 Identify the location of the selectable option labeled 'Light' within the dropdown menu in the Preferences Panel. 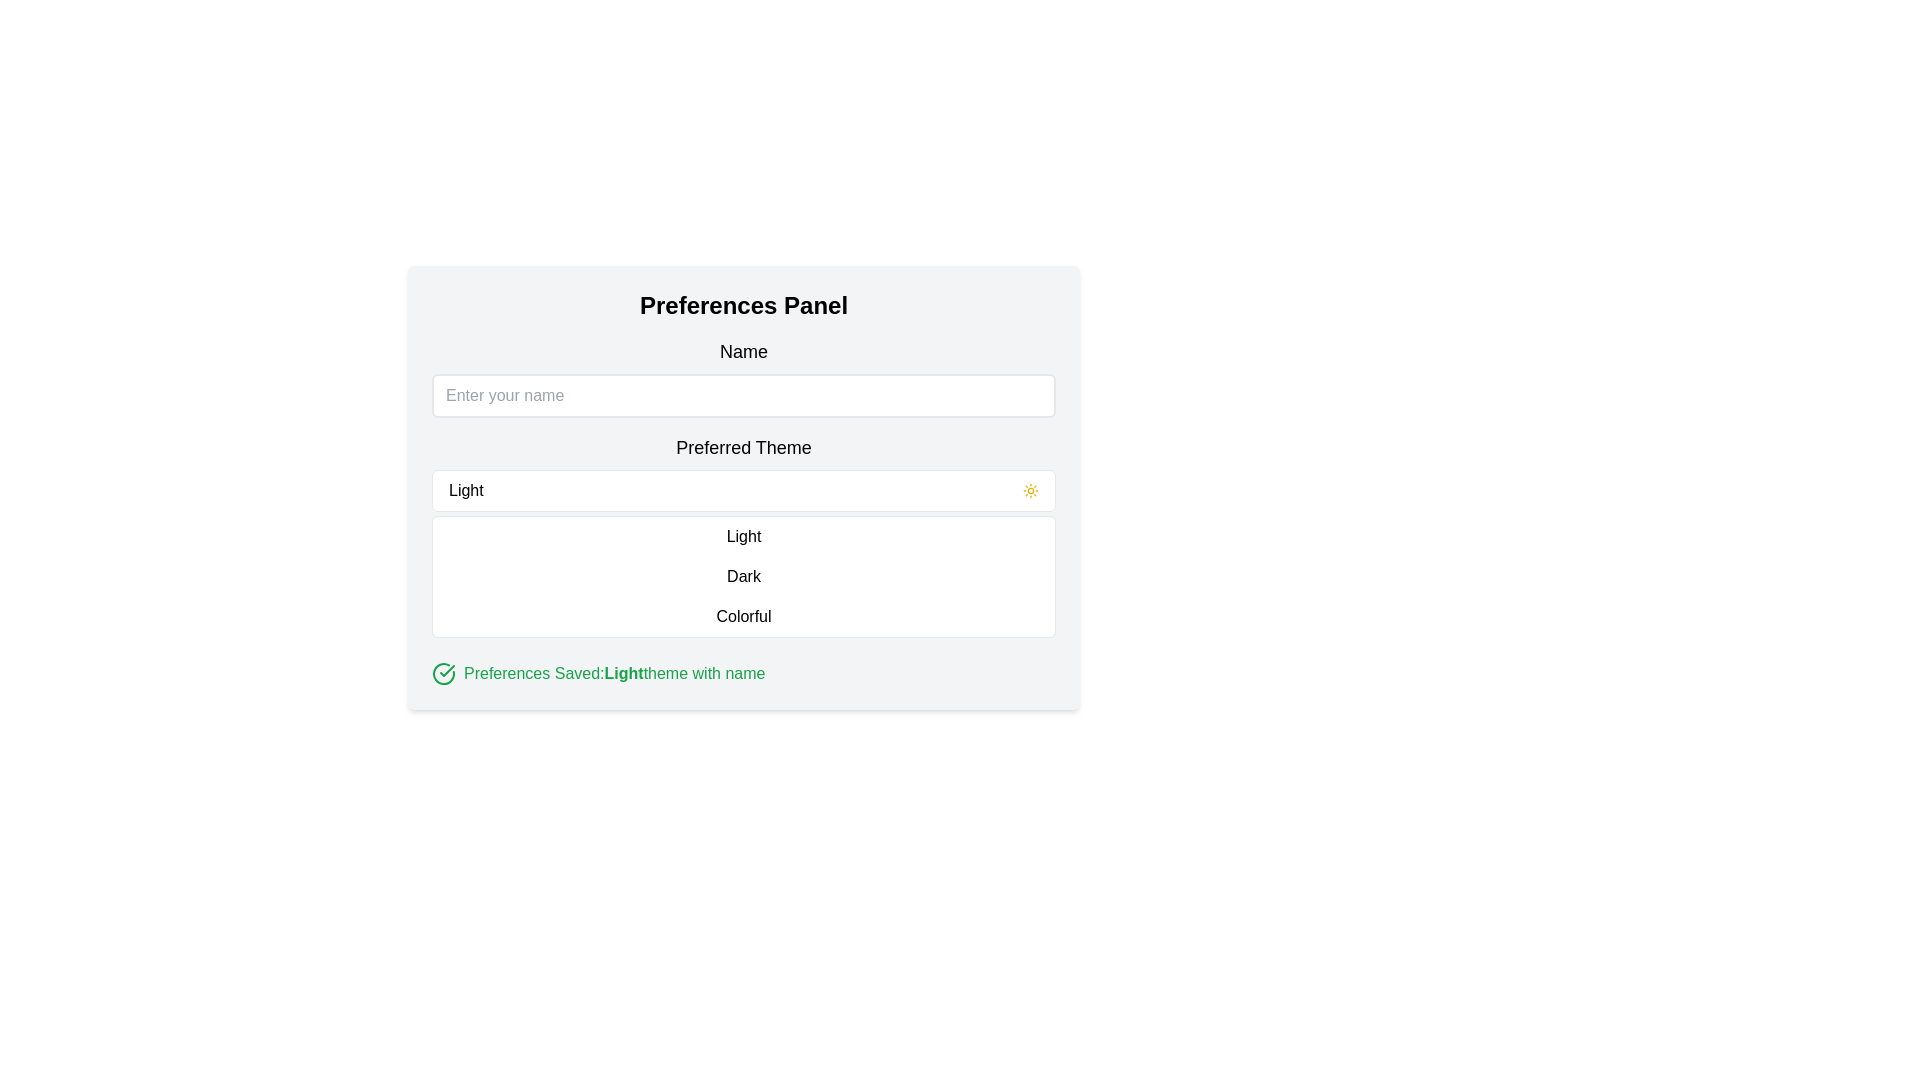
(743, 490).